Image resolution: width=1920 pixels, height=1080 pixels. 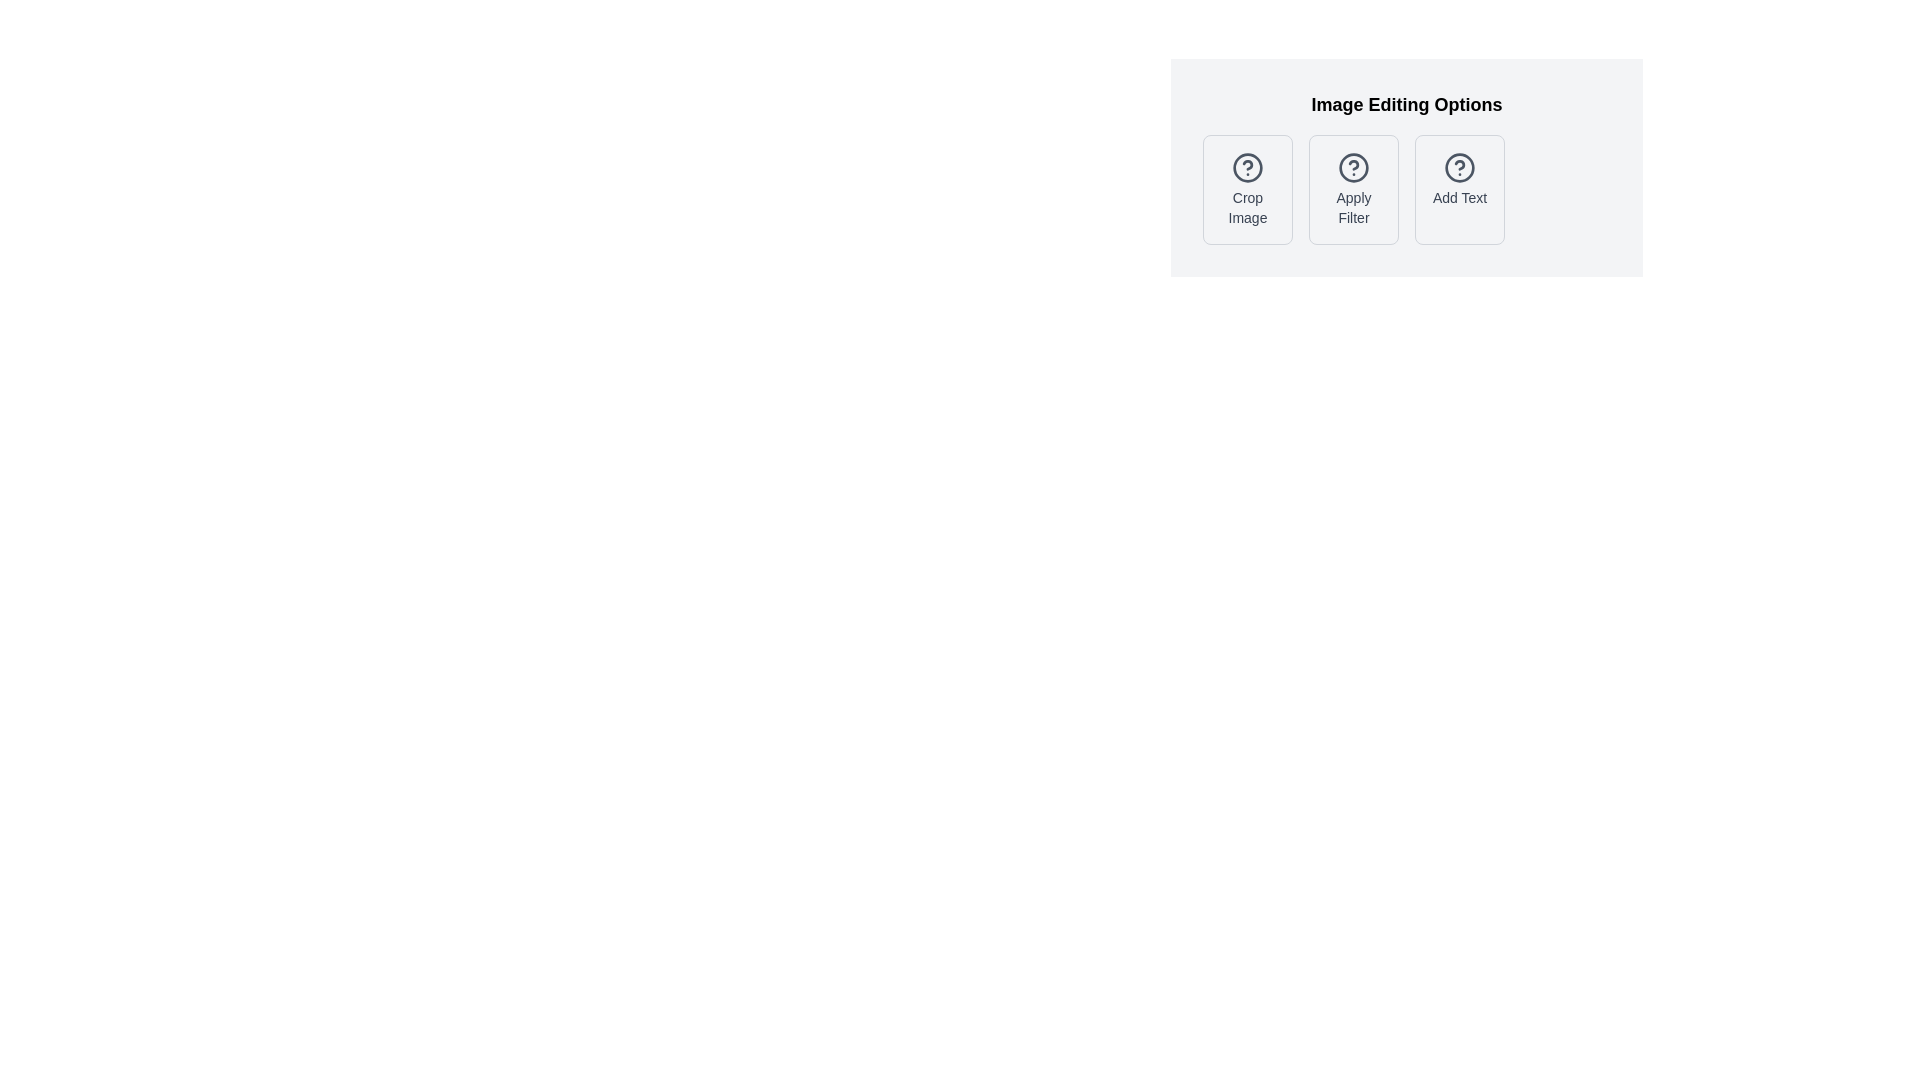 What do you see at coordinates (1353, 167) in the screenshot?
I see `the question mark icon enclosed within a circle, which is located at the top of the Apply Filter button in the Image Editing Options section` at bounding box center [1353, 167].